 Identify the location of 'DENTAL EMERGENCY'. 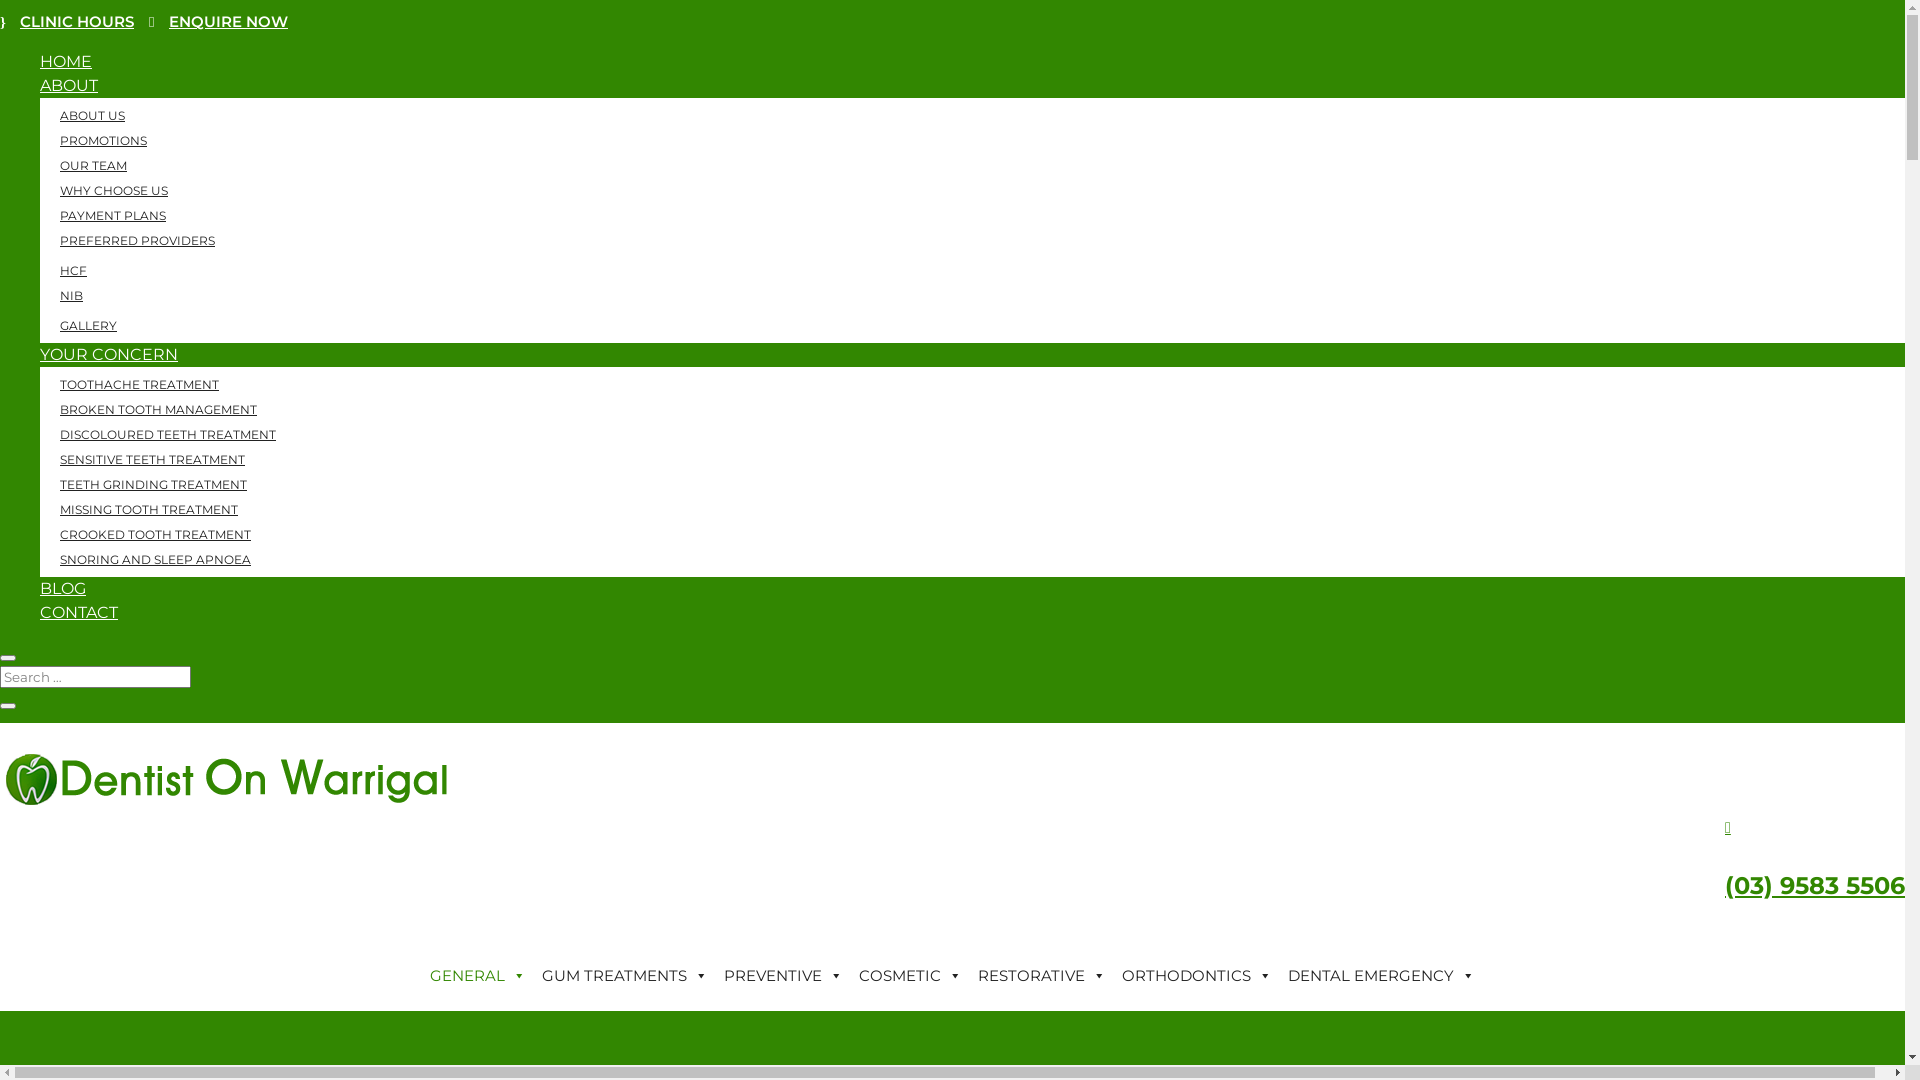
(1380, 974).